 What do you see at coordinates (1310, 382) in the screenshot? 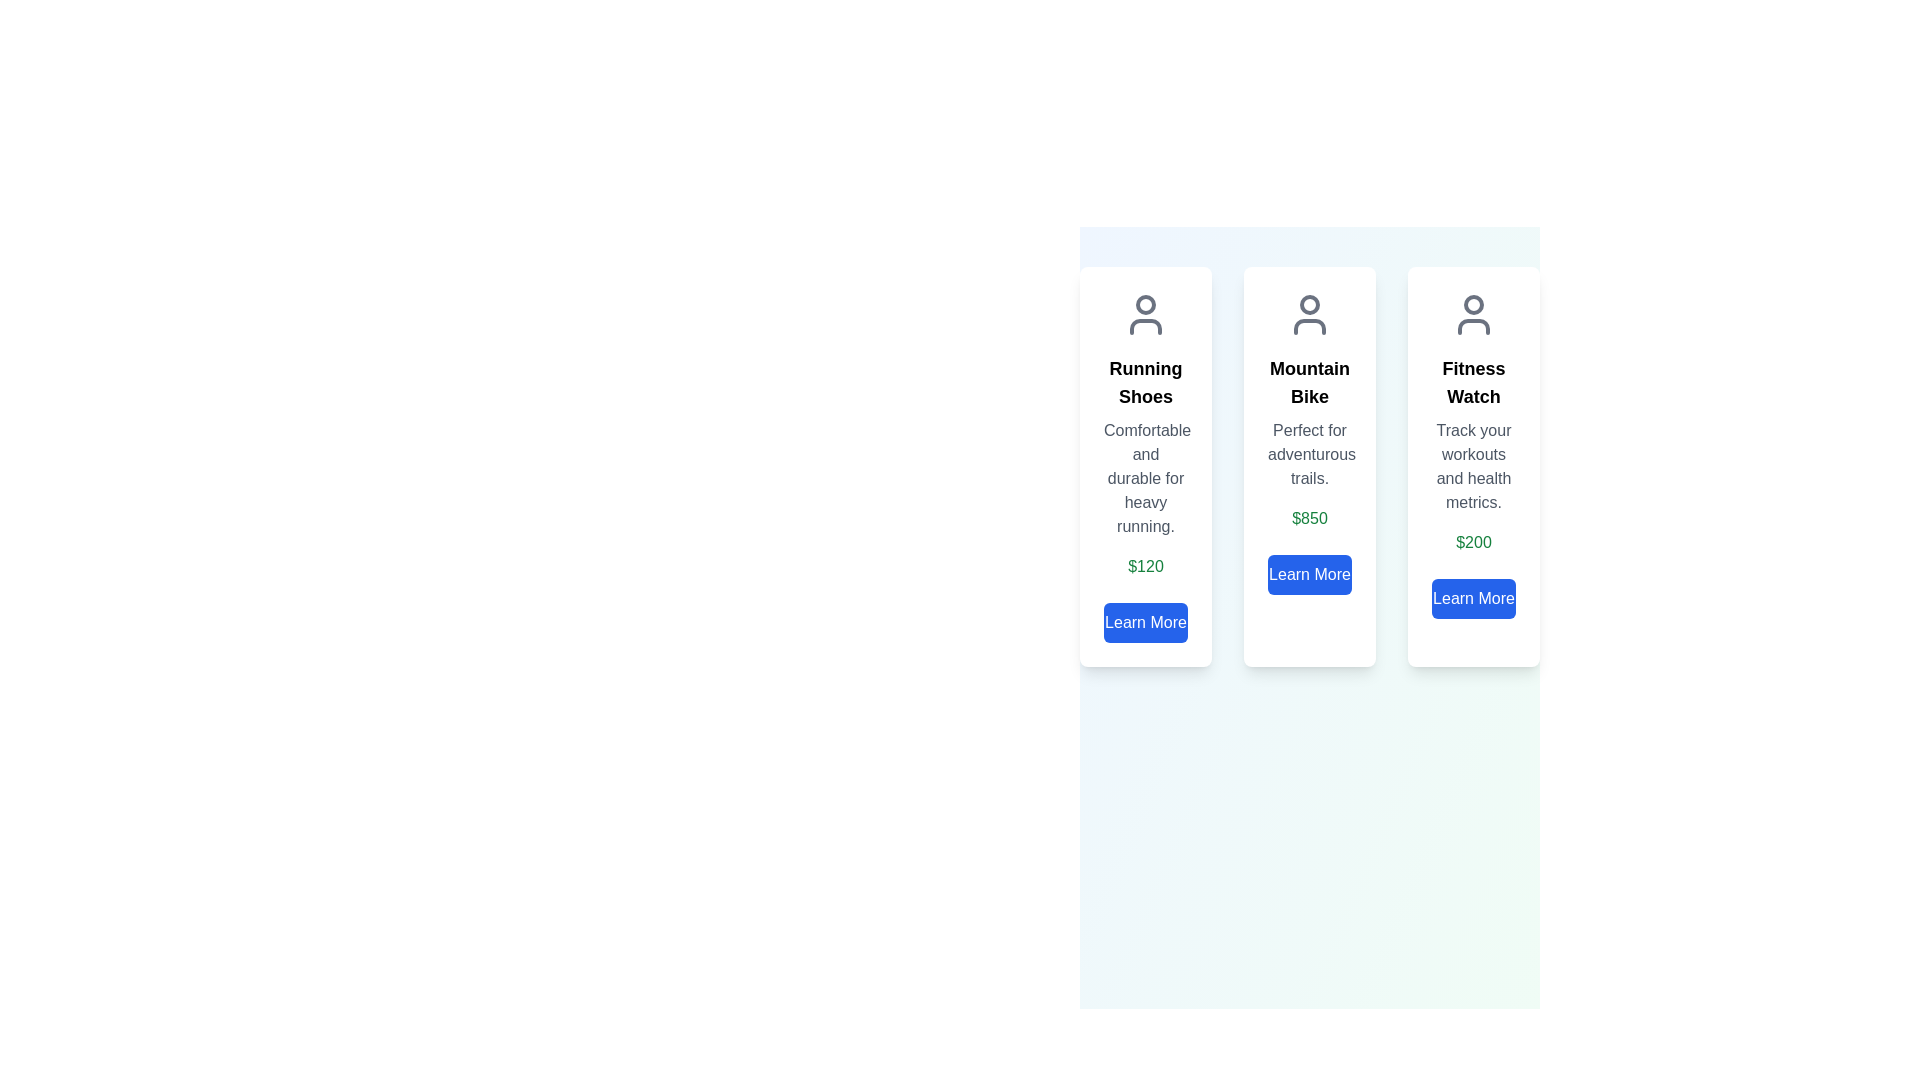
I see `text label indicating 'Mountain Bike' located centrally within the middle card, positioned above the description text 'Perfect for adventurous trails'` at bounding box center [1310, 382].